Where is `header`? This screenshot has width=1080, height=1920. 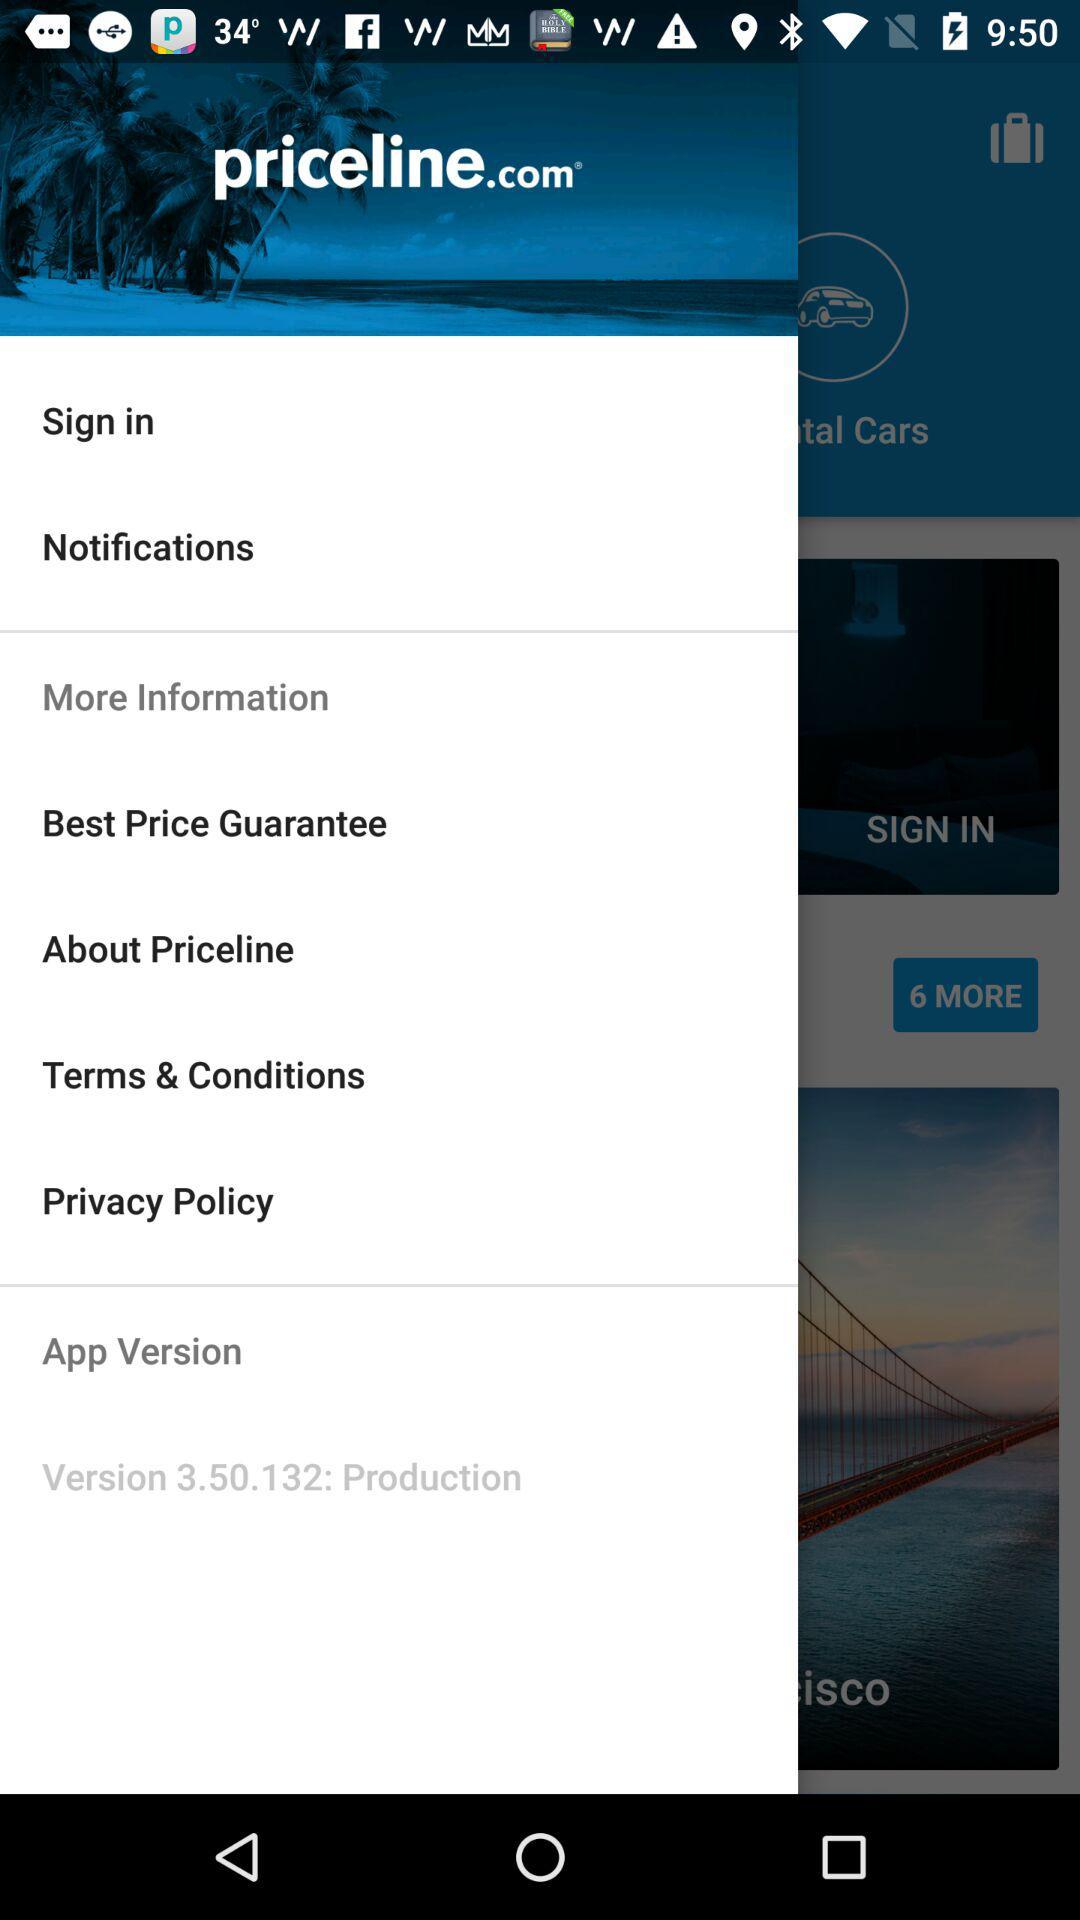
header is located at coordinates (398, 168).